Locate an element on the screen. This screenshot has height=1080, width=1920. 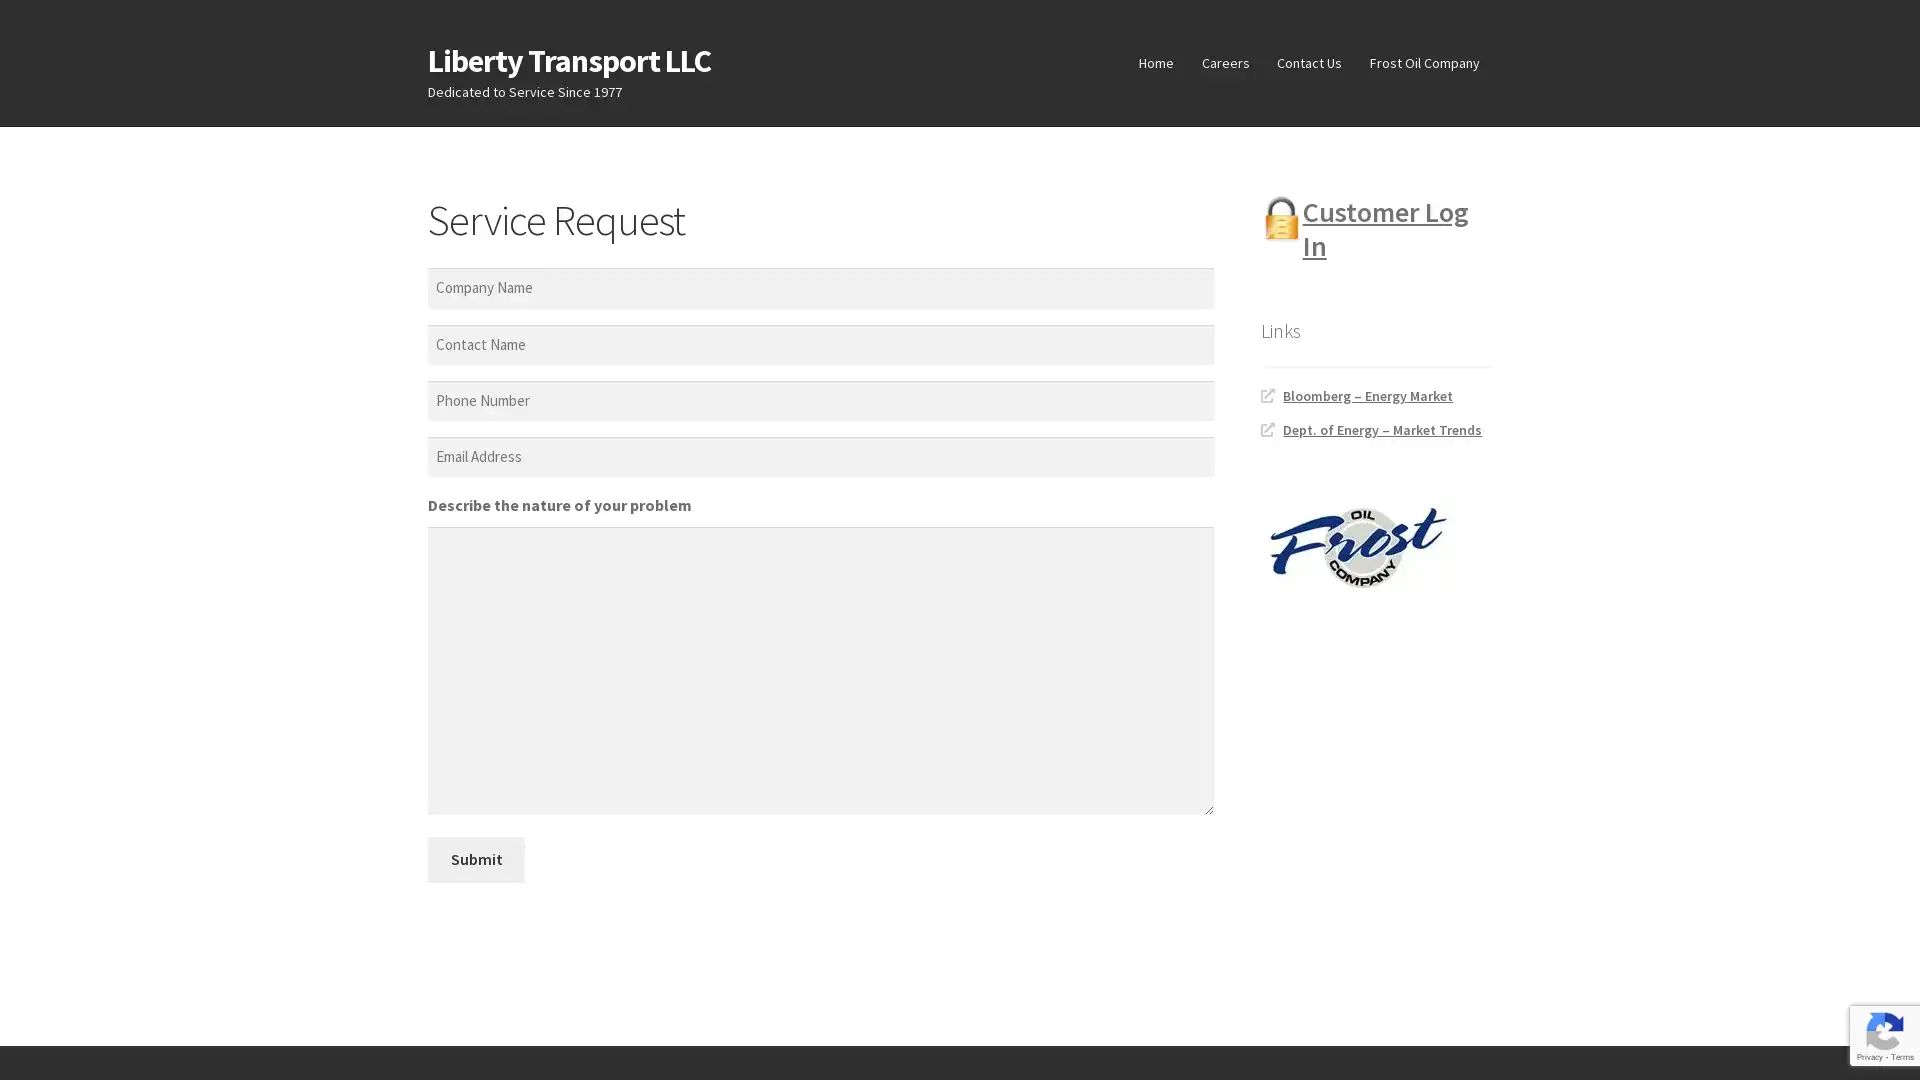
Submit is located at coordinates (475, 858).